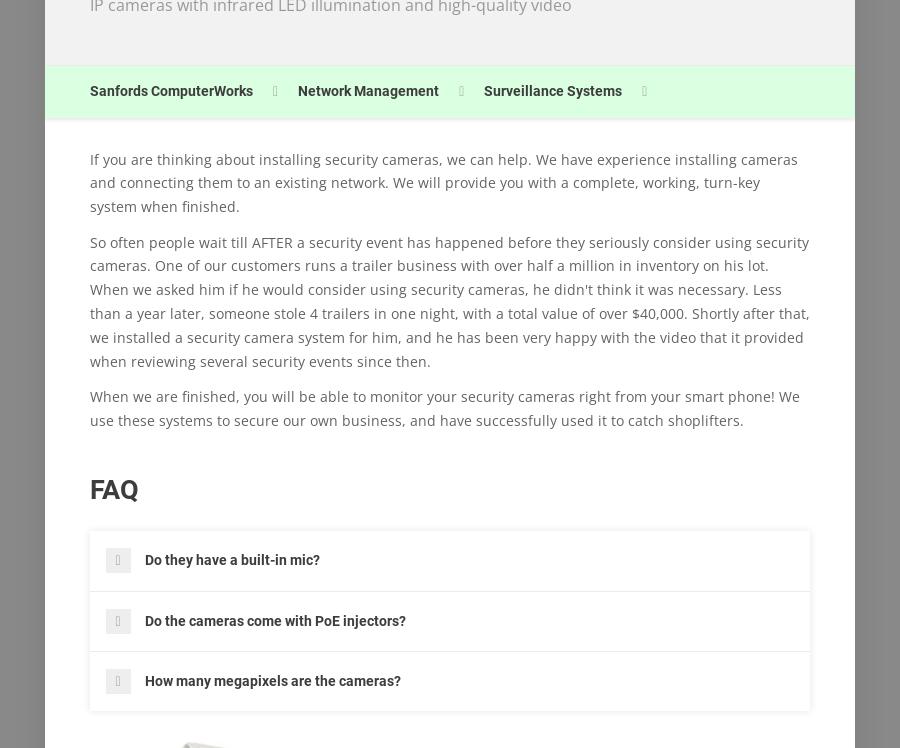 The image size is (900, 748). What do you see at coordinates (274, 619) in the screenshot?
I see `'Do the cameras come with PoE injectors?'` at bounding box center [274, 619].